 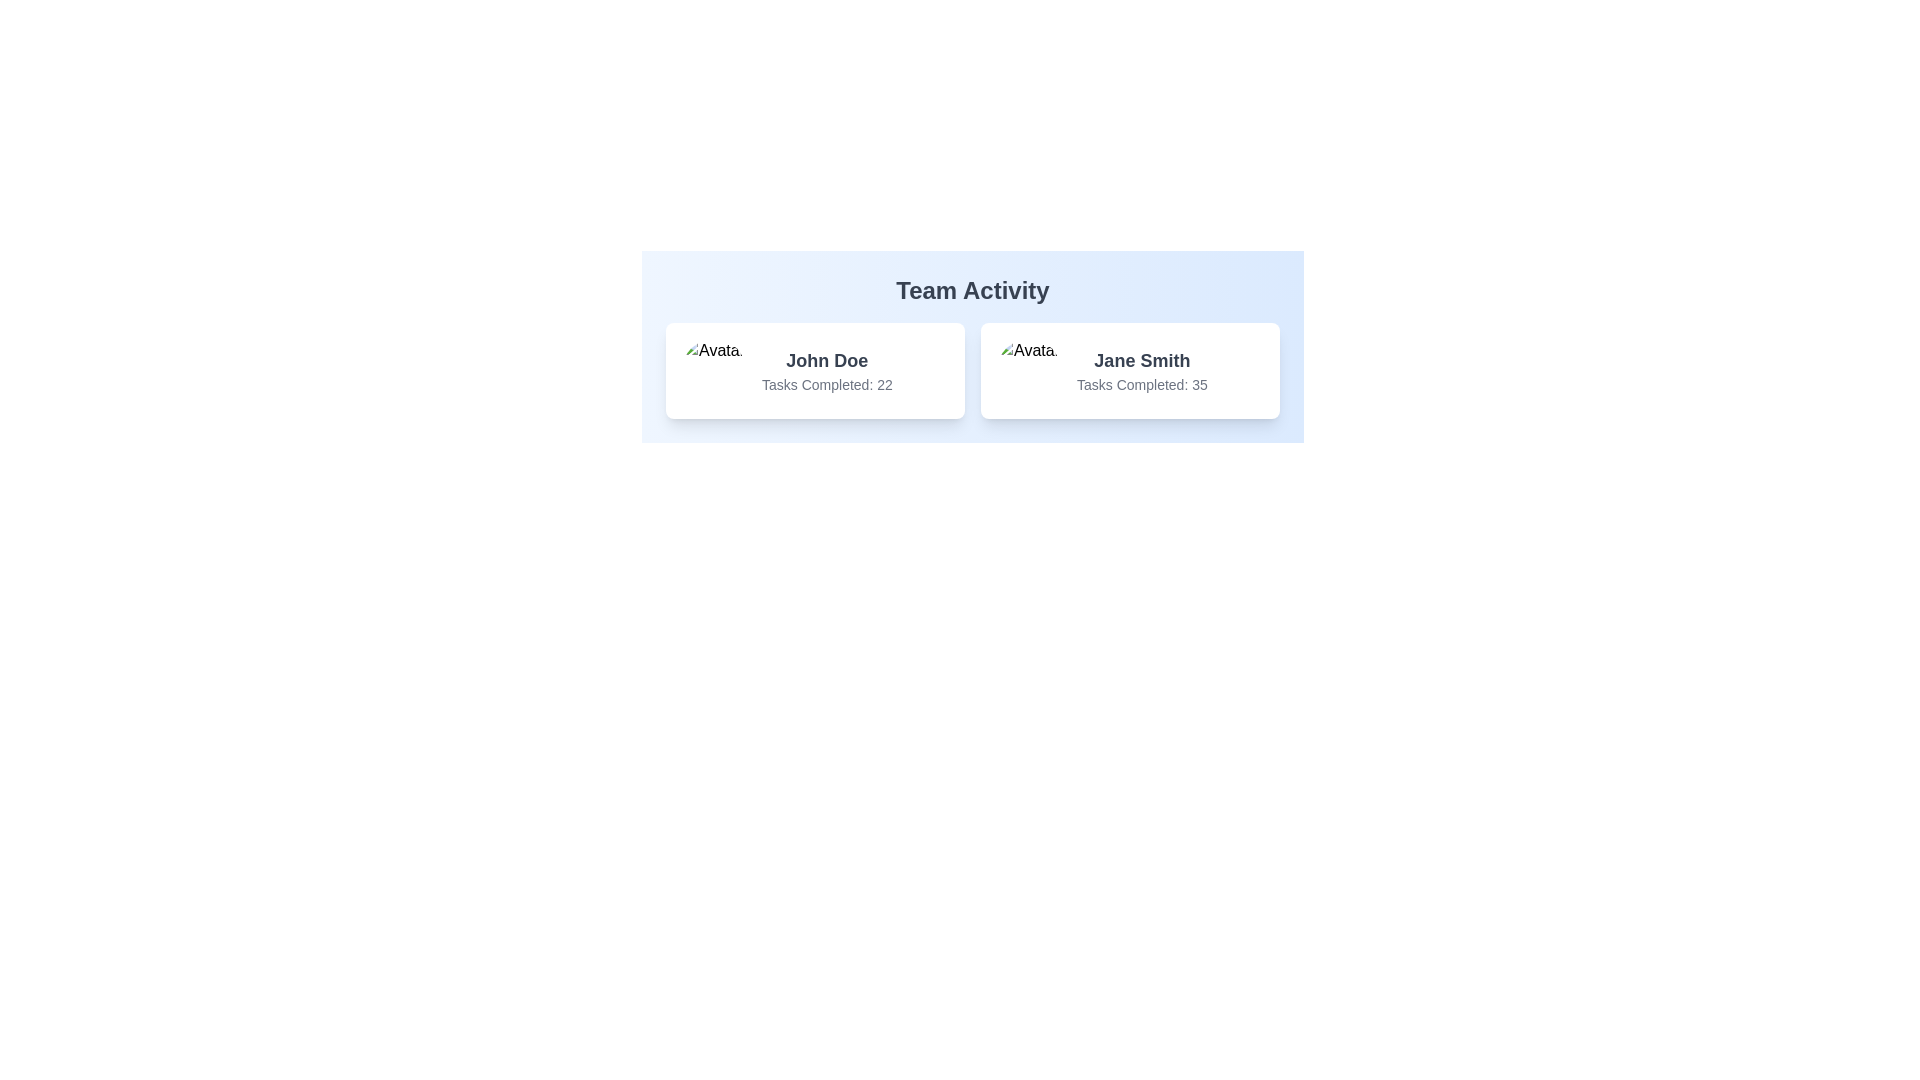 What do you see at coordinates (827, 361) in the screenshot?
I see `the text label displaying 'John Doe', which is located in the 'Team Activity' section of the left card, serving as a title for the associated user data` at bounding box center [827, 361].